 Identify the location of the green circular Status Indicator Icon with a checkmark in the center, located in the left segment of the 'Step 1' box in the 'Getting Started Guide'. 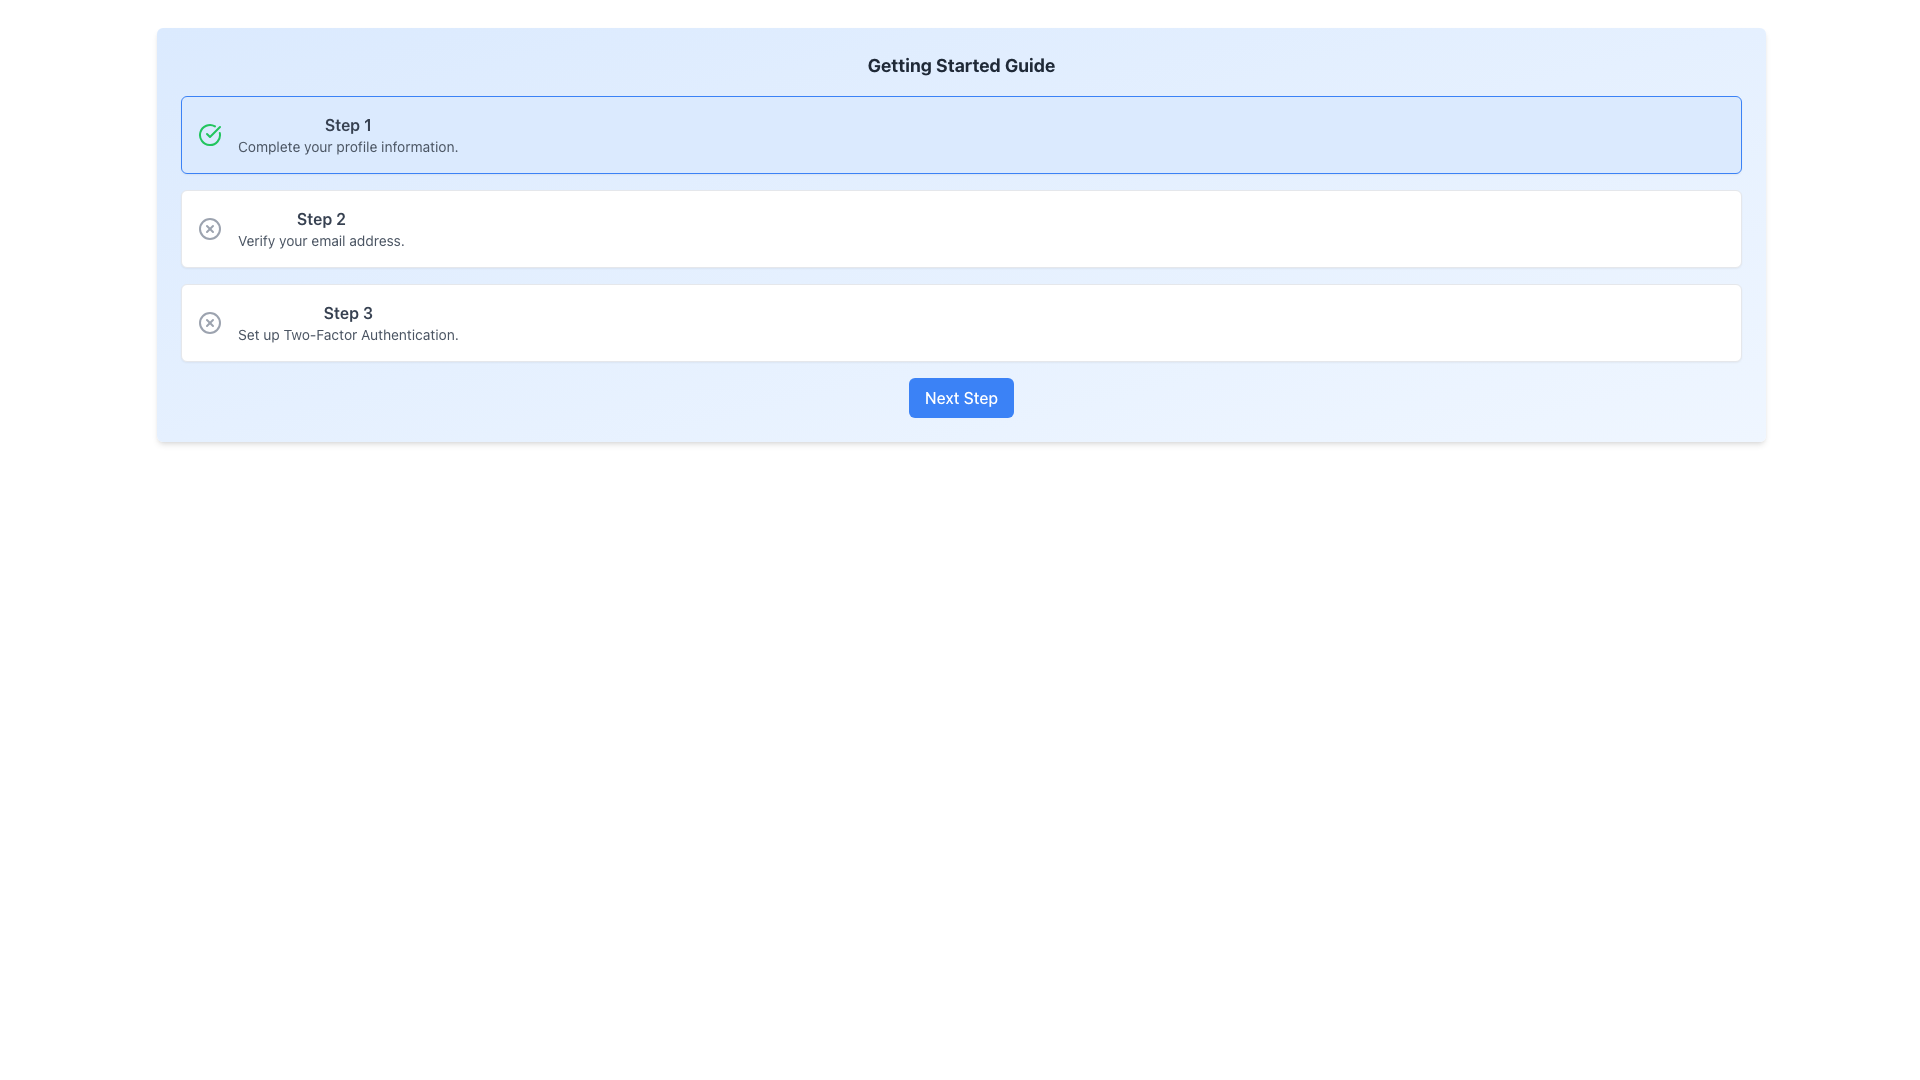
(210, 135).